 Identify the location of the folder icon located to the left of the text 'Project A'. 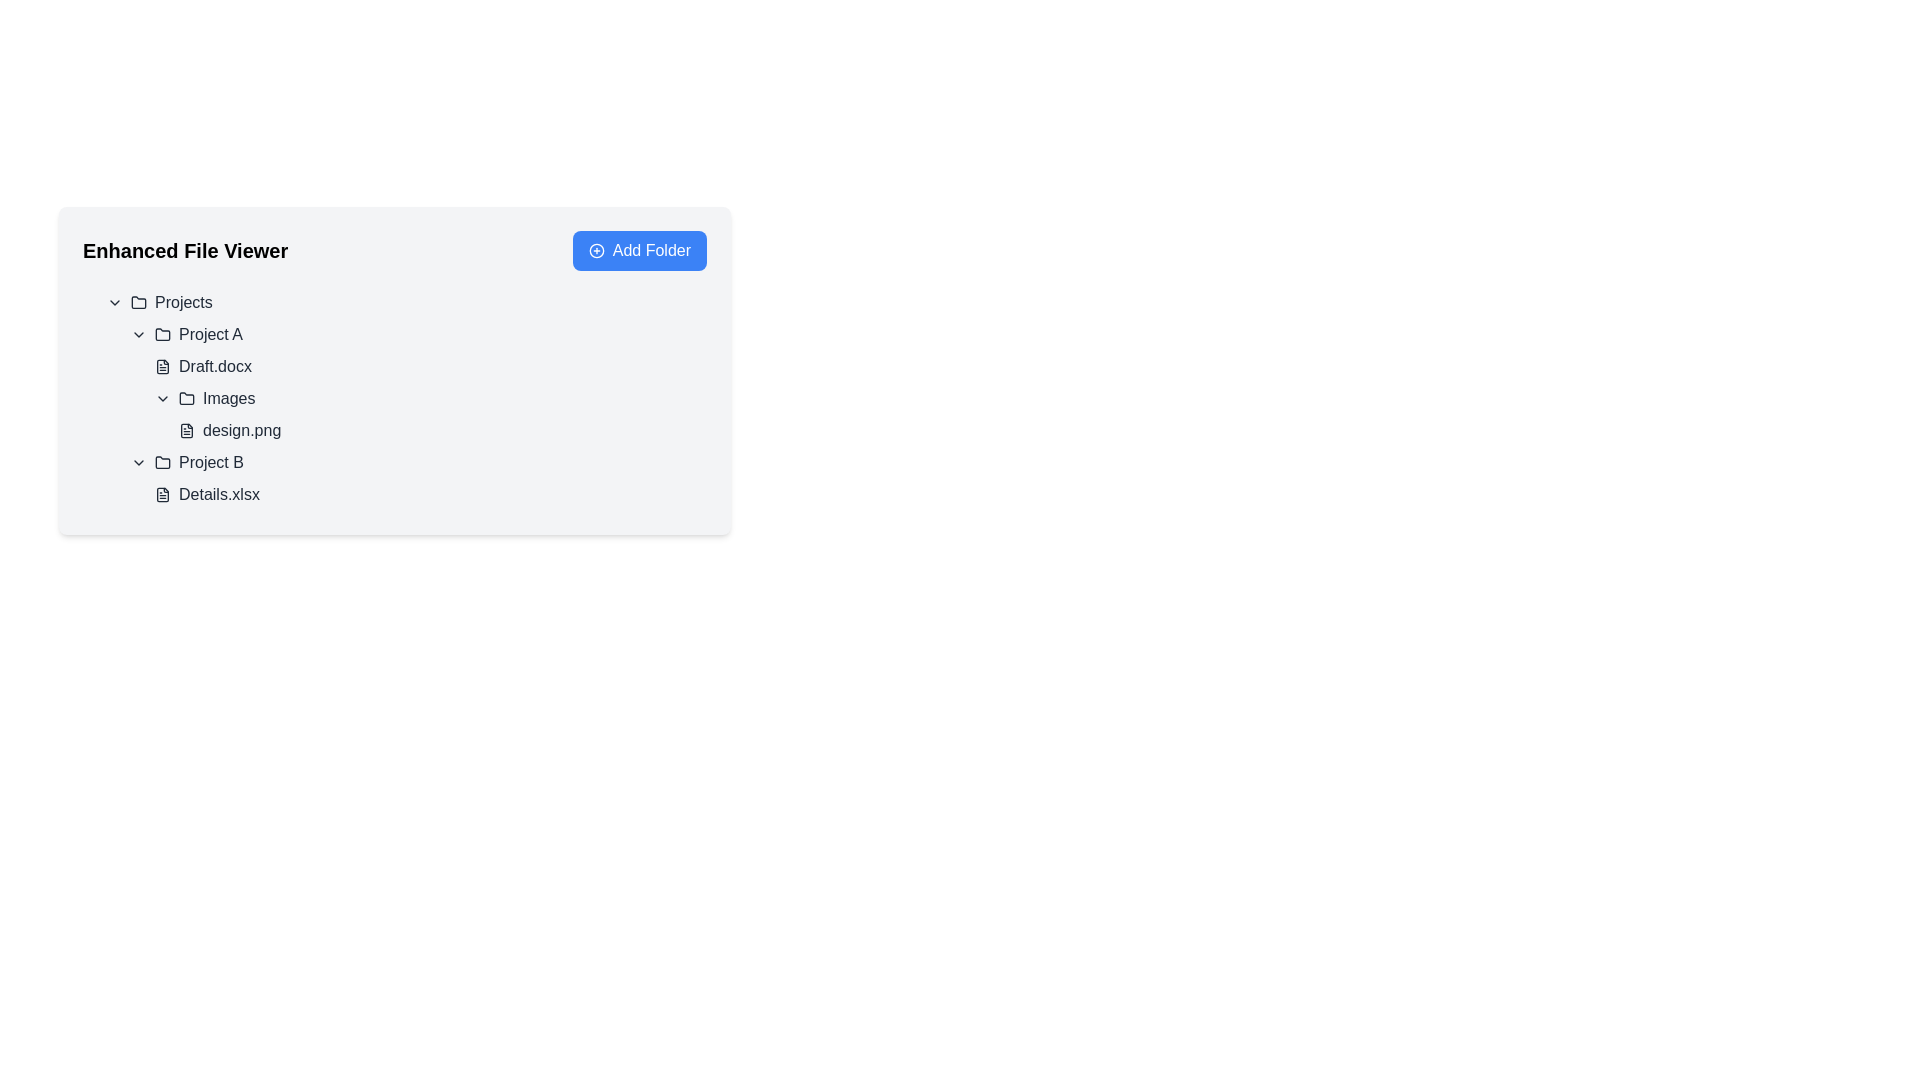
(163, 334).